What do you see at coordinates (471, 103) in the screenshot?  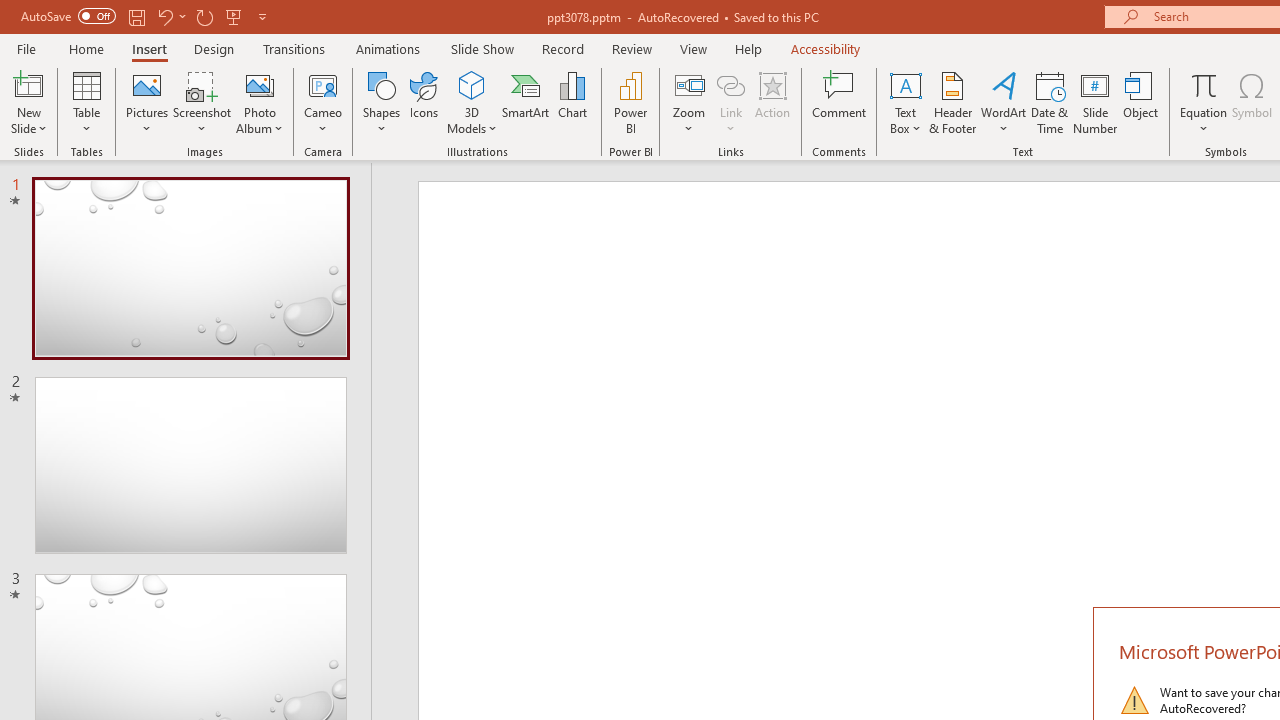 I see `'3D Models'` at bounding box center [471, 103].